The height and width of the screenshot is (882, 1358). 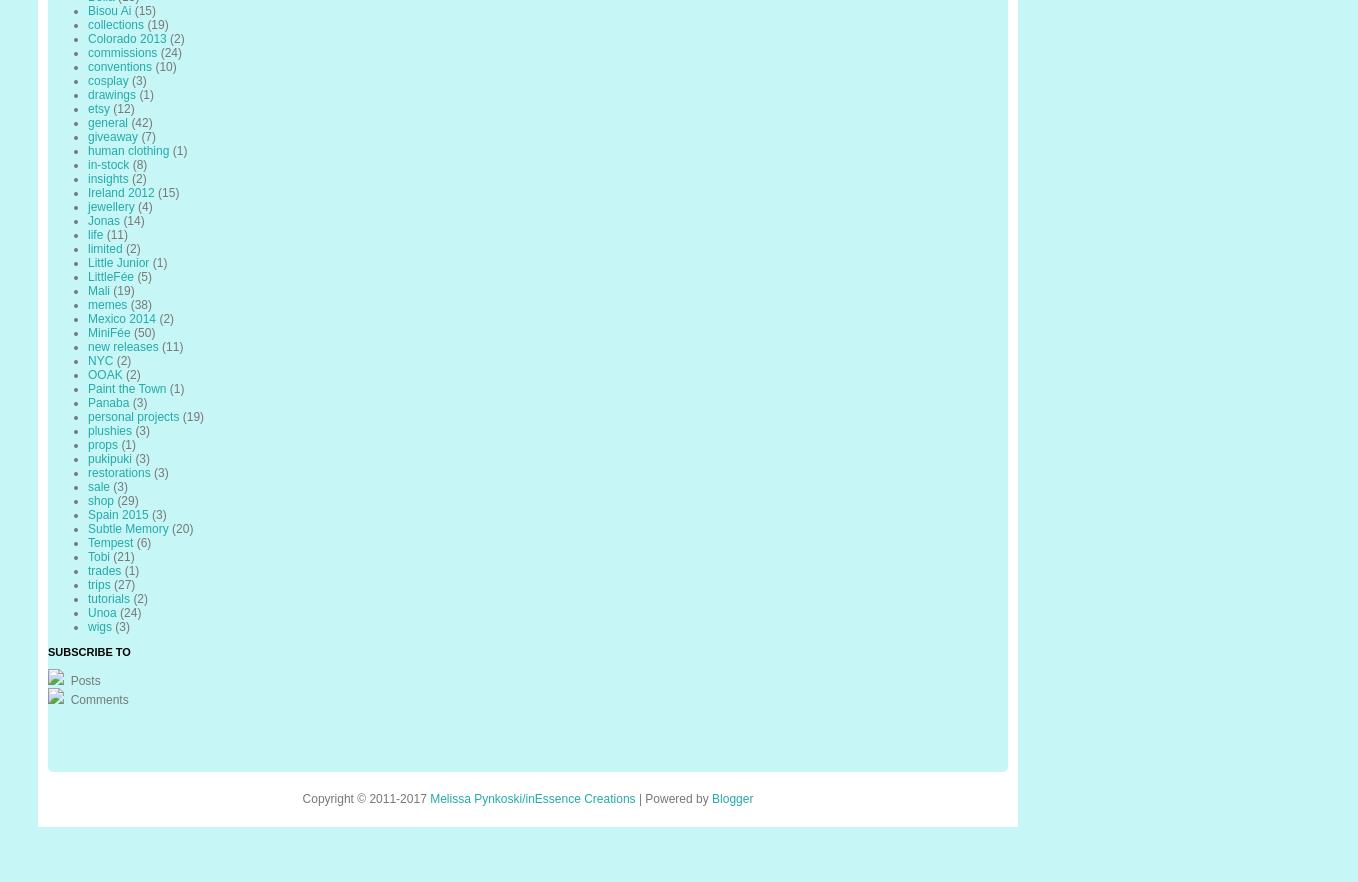 What do you see at coordinates (117, 514) in the screenshot?
I see `'Spain 2015'` at bounding box center [117, 514].